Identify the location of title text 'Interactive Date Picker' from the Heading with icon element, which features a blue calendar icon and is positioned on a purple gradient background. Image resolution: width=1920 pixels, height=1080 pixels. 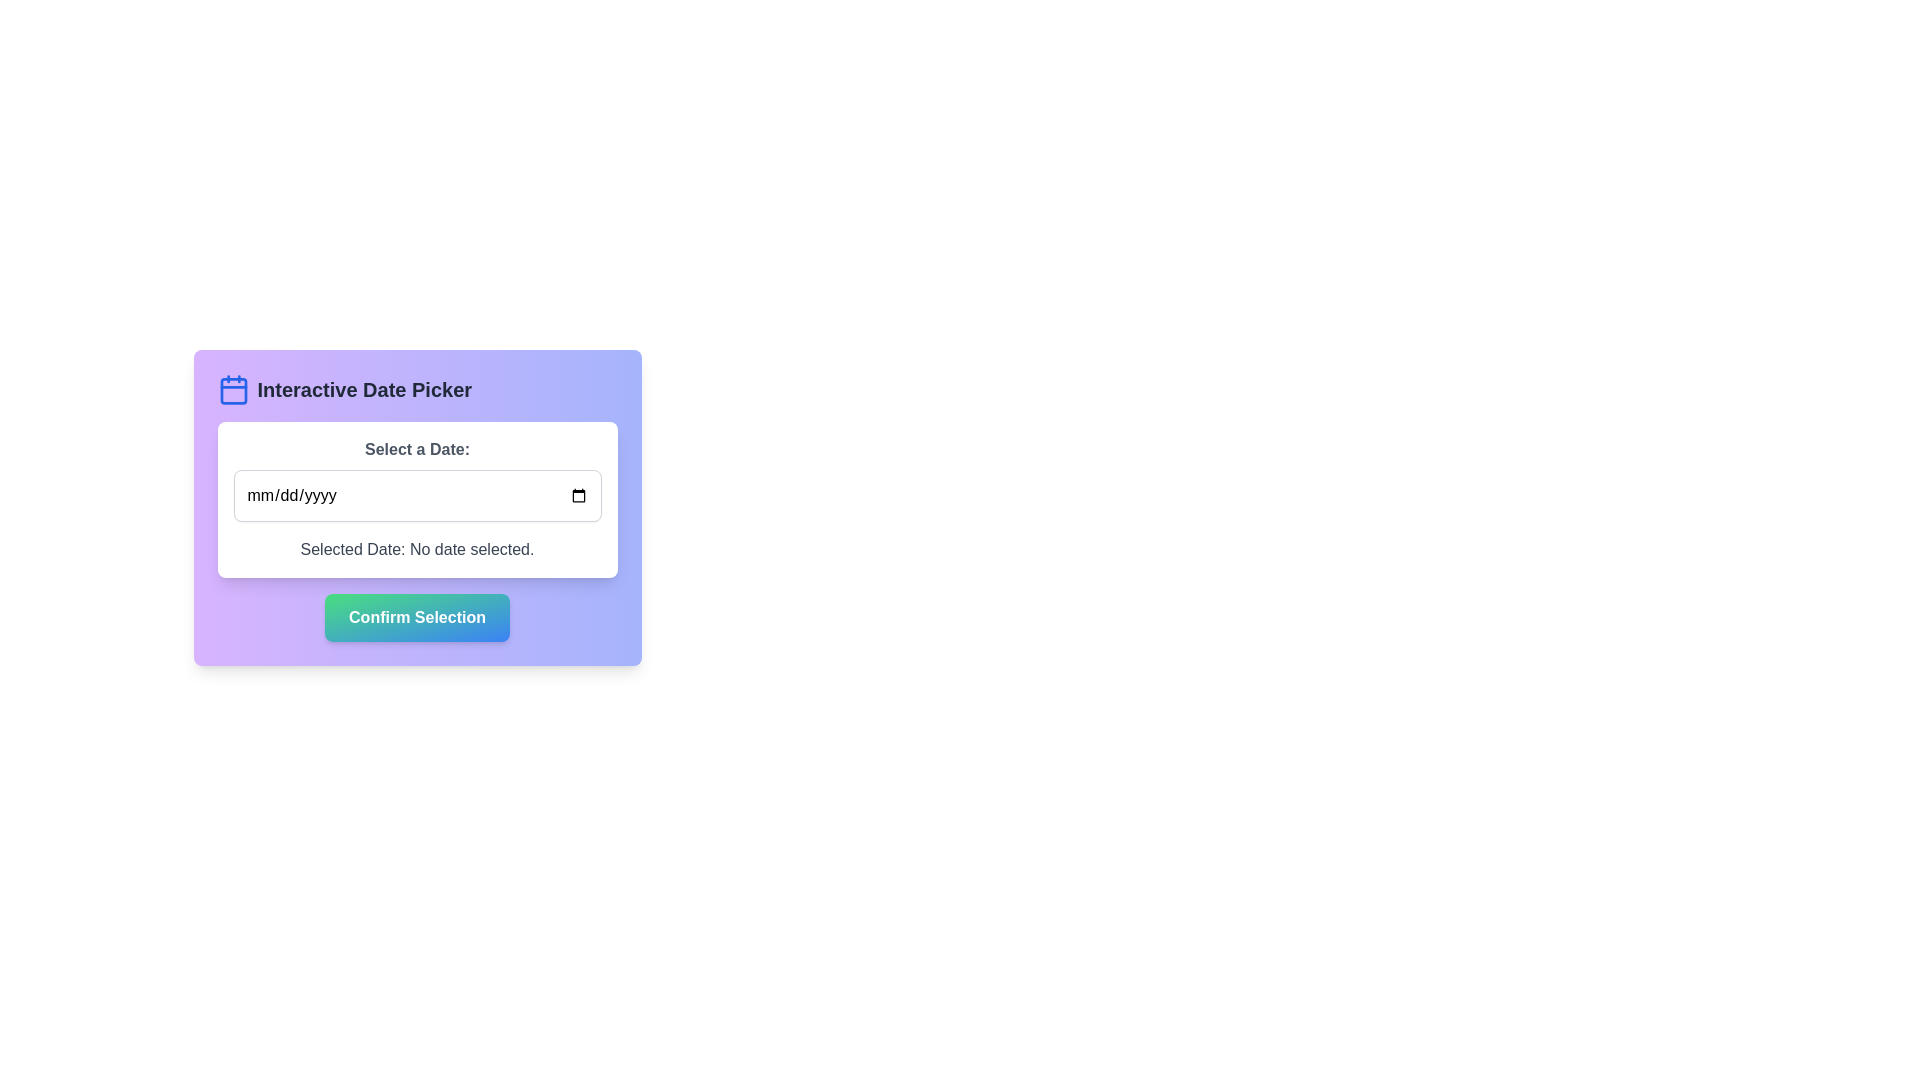
(416, 389).